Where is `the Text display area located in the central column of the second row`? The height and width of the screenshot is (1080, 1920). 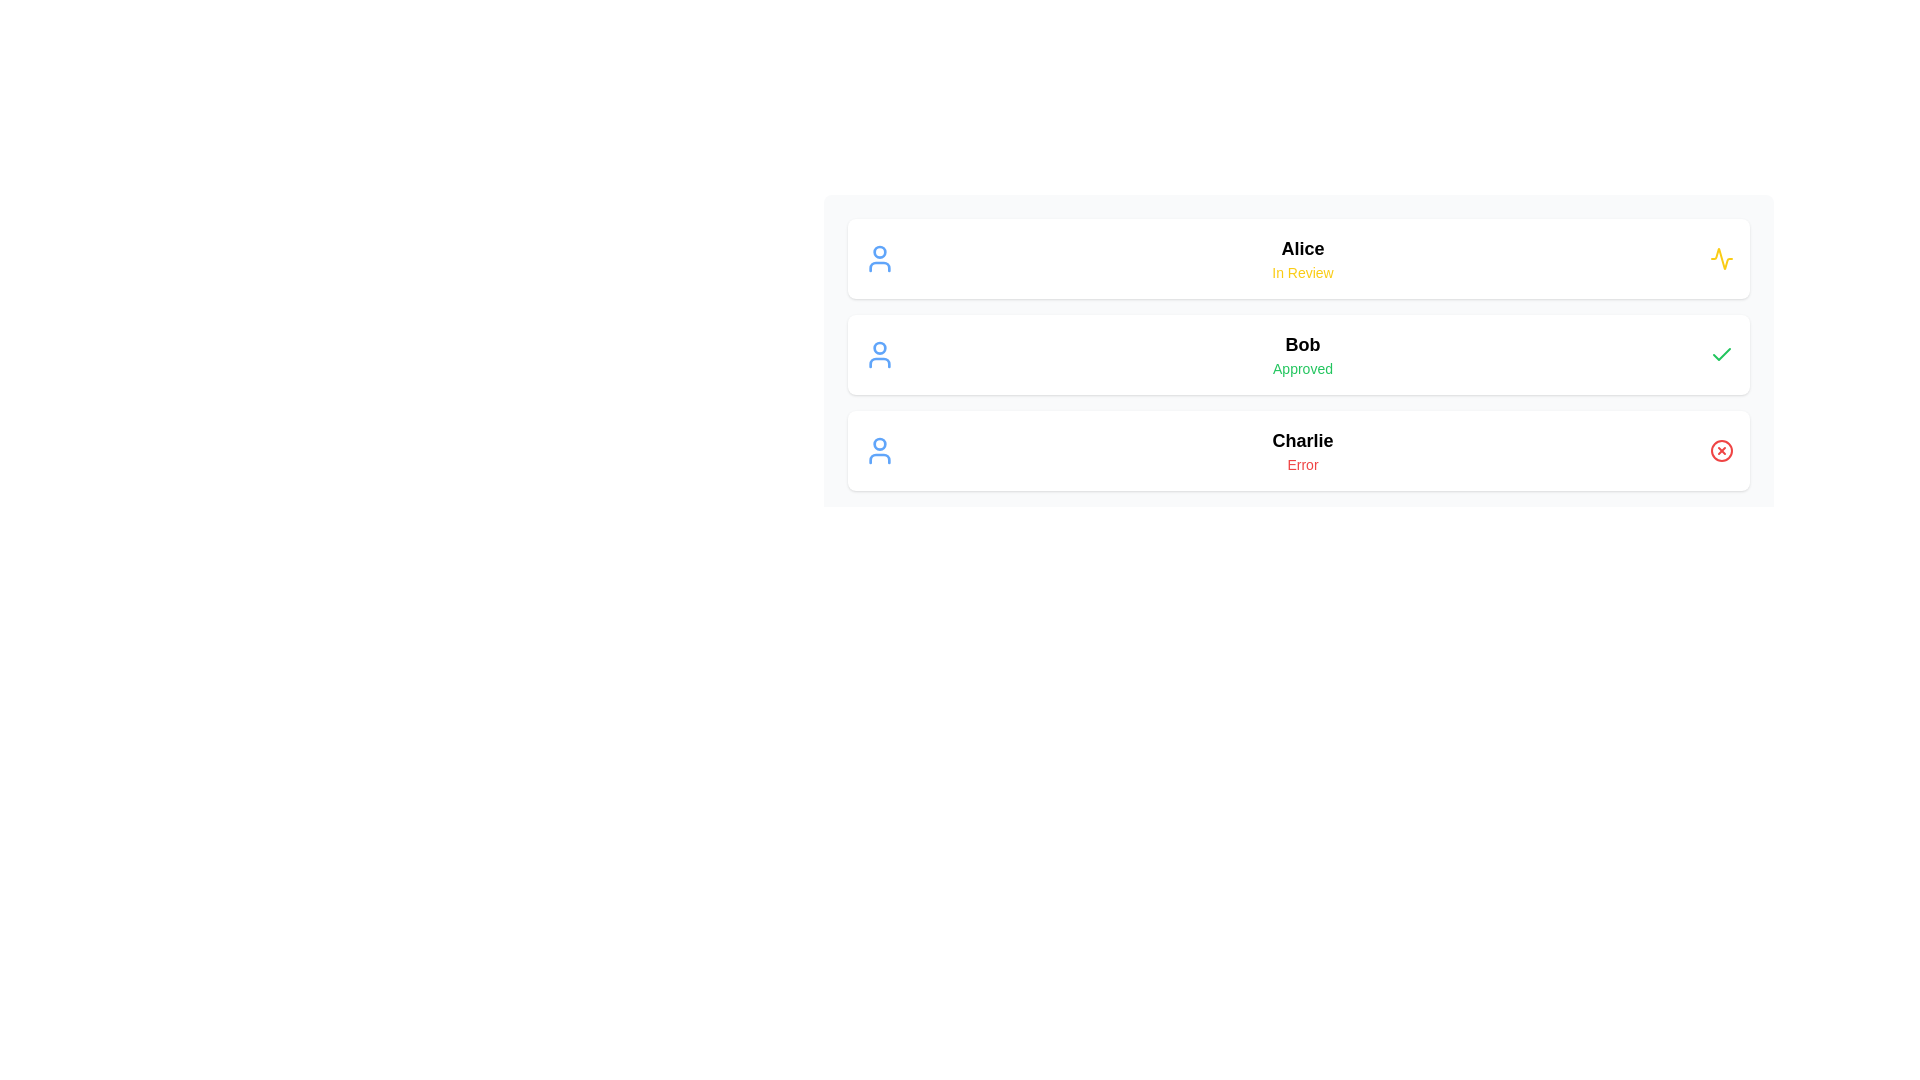
the Text display area located in the central column of the second row is located at coordinates (1302, 353).